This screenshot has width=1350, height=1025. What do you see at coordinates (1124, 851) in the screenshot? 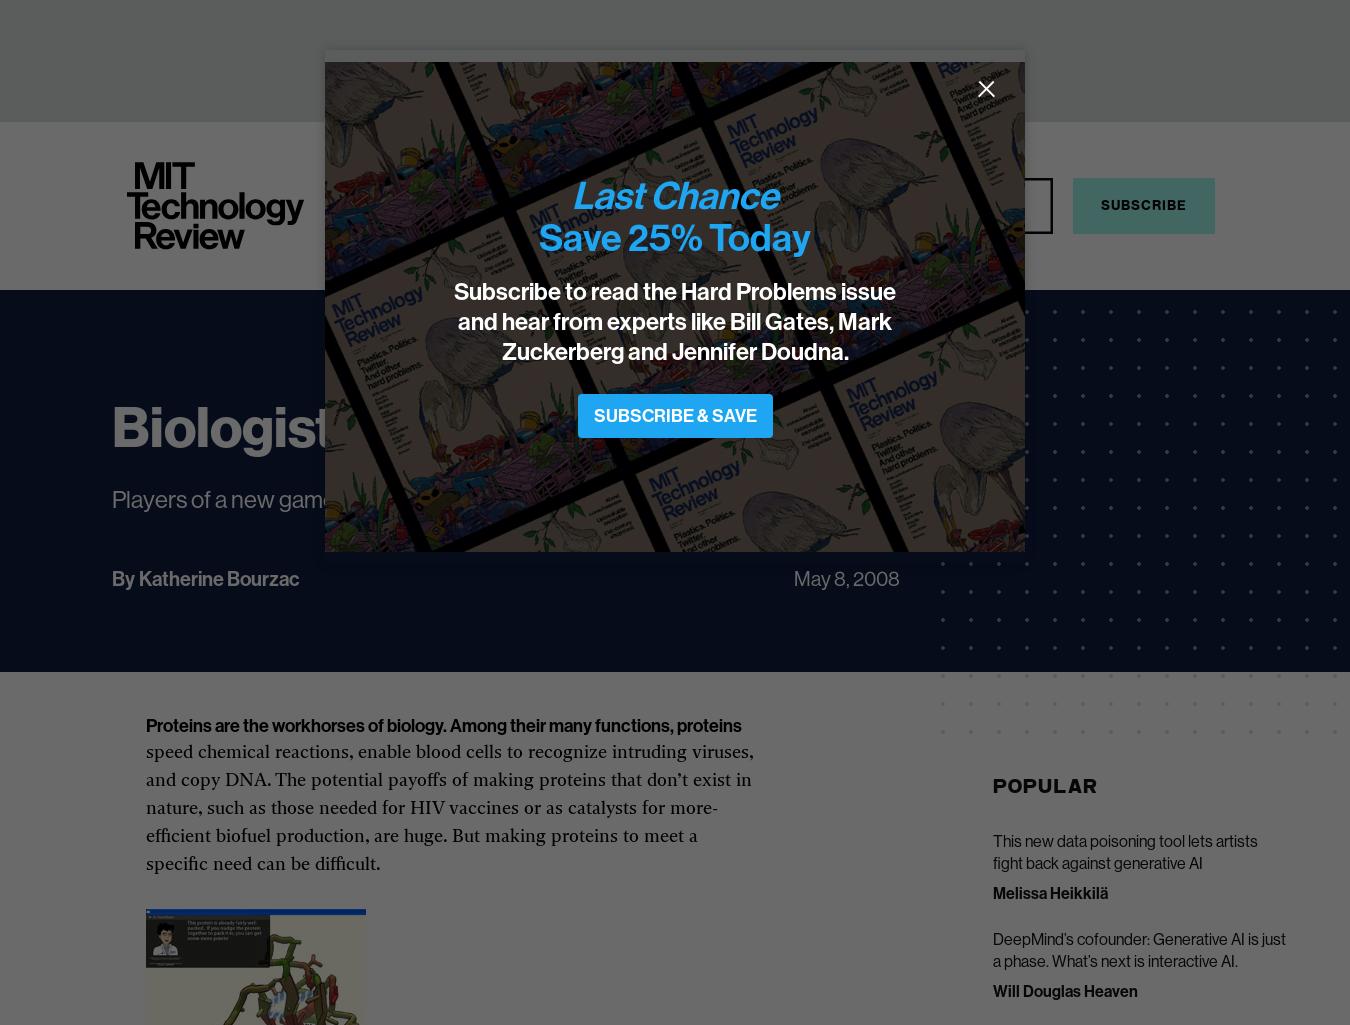
I see `'This new data poisoning tool lets artists fight back against generative AI'` at bounding box center [1124, 851].